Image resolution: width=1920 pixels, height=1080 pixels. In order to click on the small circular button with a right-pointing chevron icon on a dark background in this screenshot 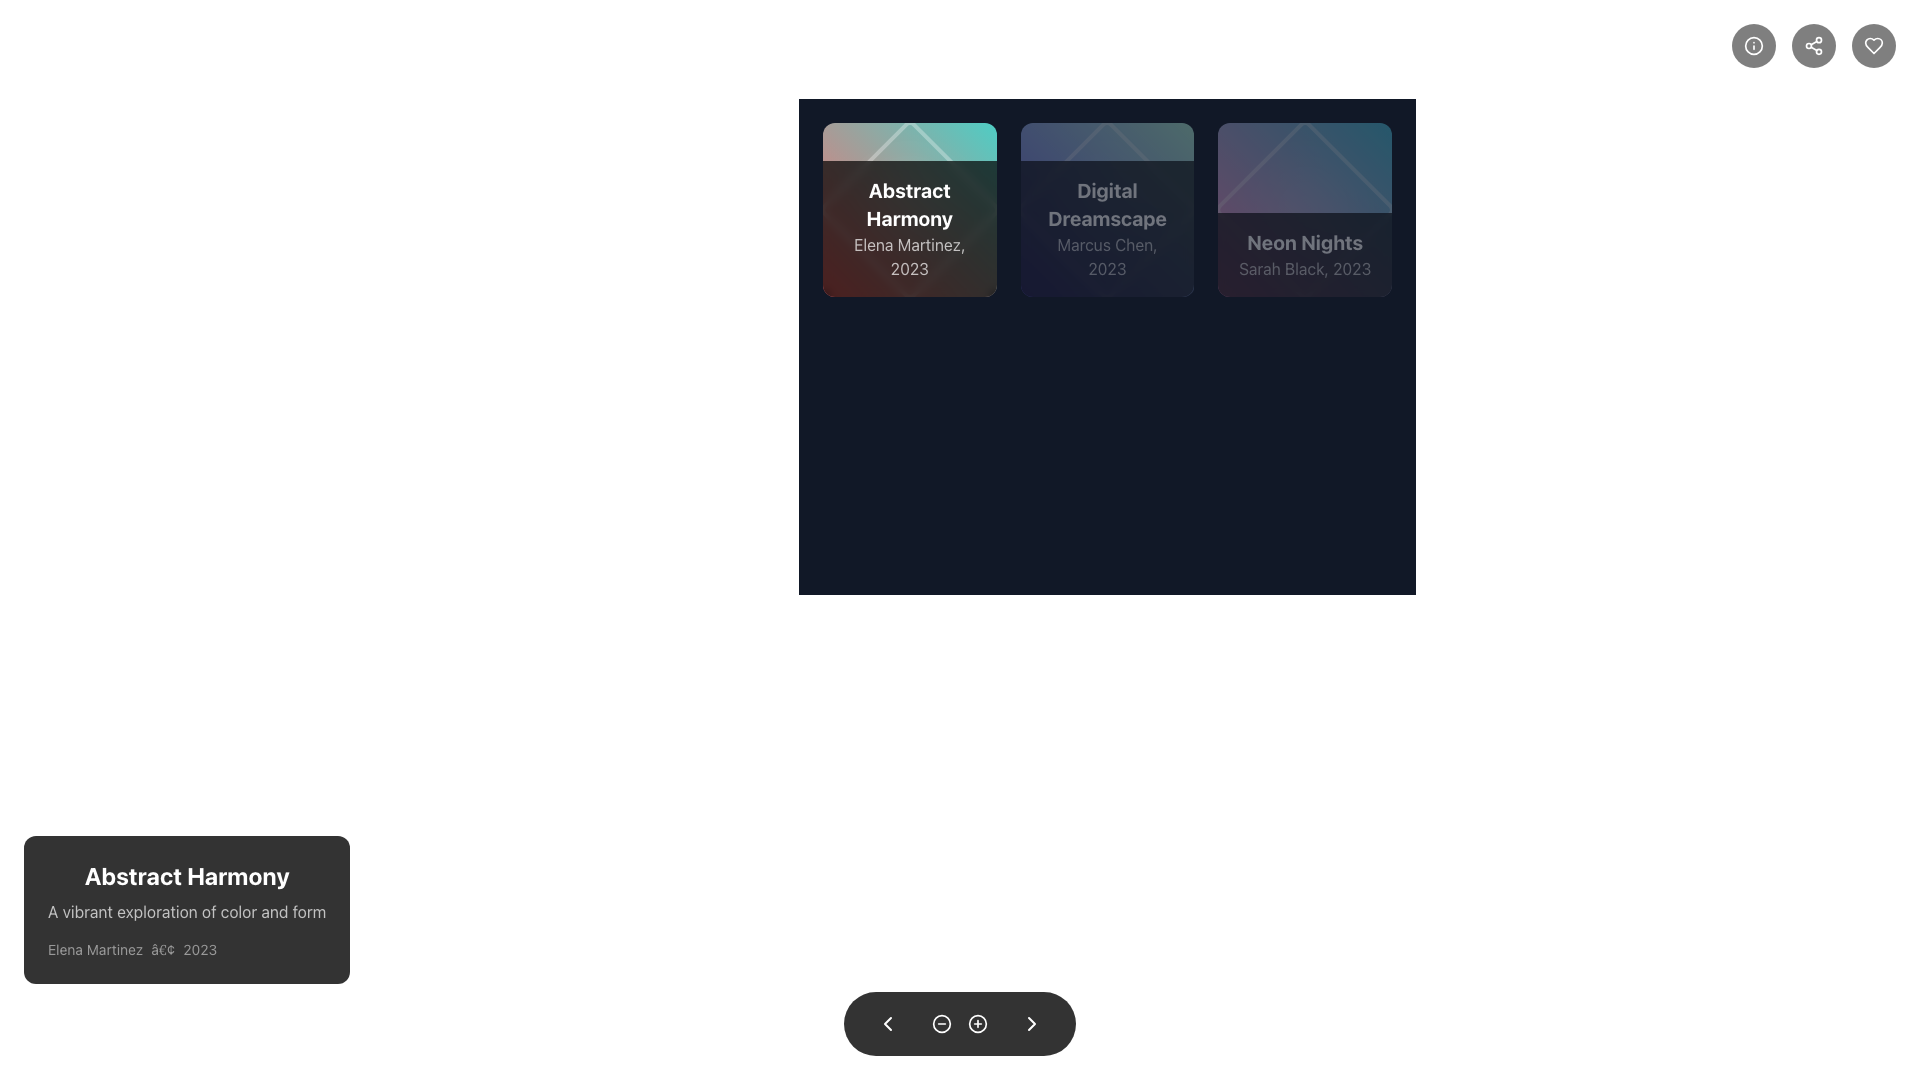, I will do `click(1032, 1023)`.